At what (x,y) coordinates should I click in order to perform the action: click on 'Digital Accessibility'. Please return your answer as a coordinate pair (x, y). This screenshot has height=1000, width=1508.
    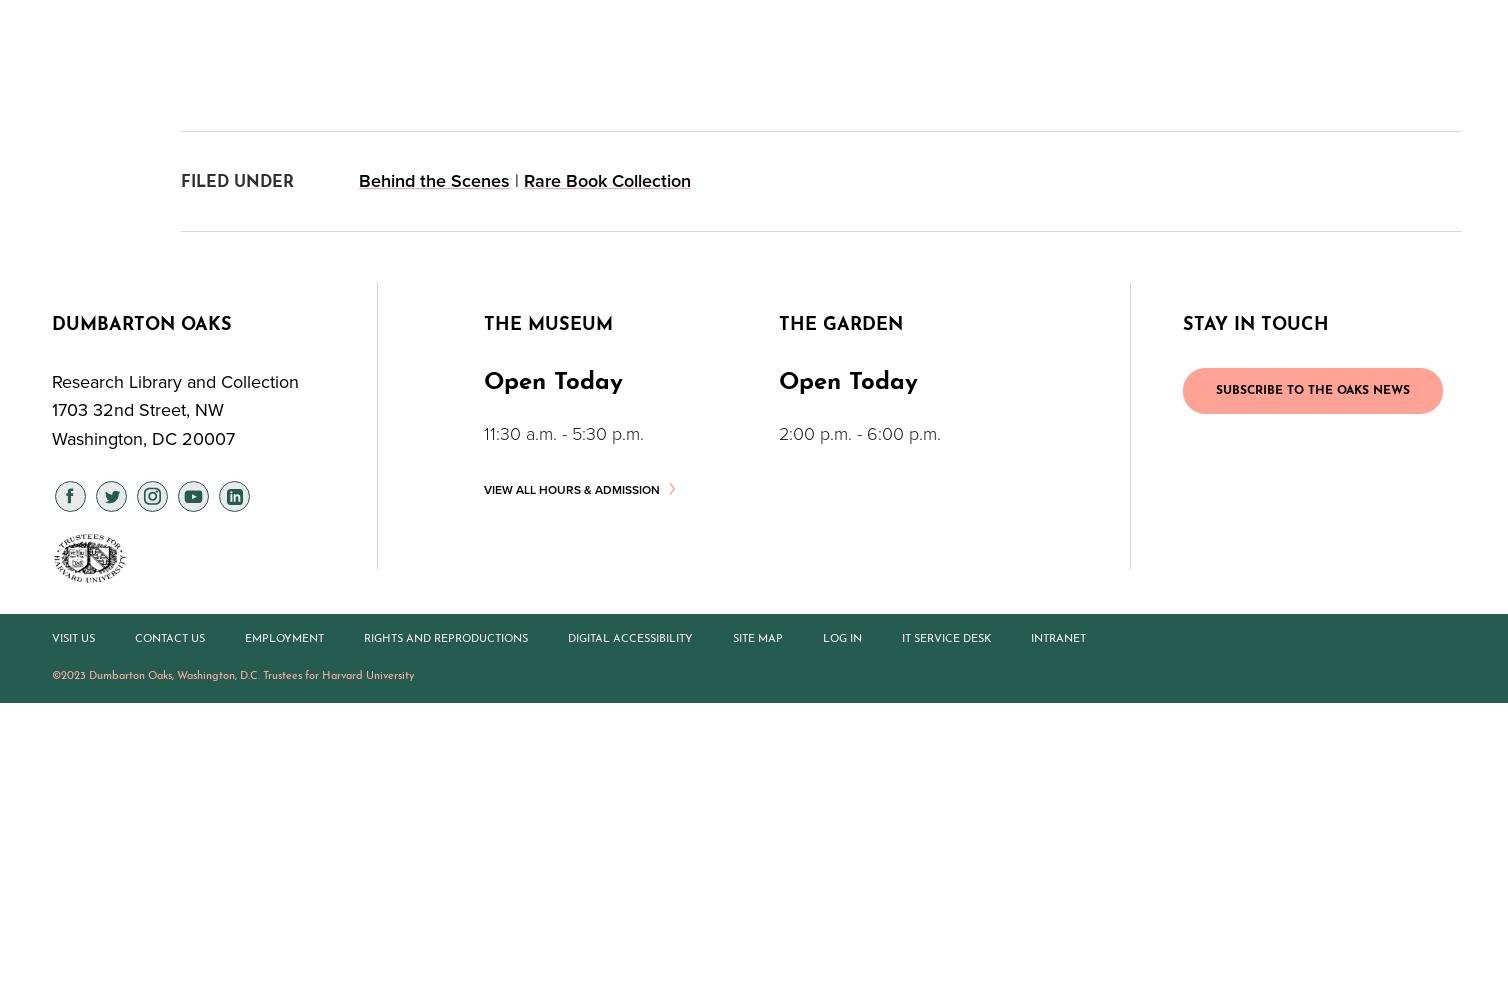
    Looking at the image, I should click on (629, 638).